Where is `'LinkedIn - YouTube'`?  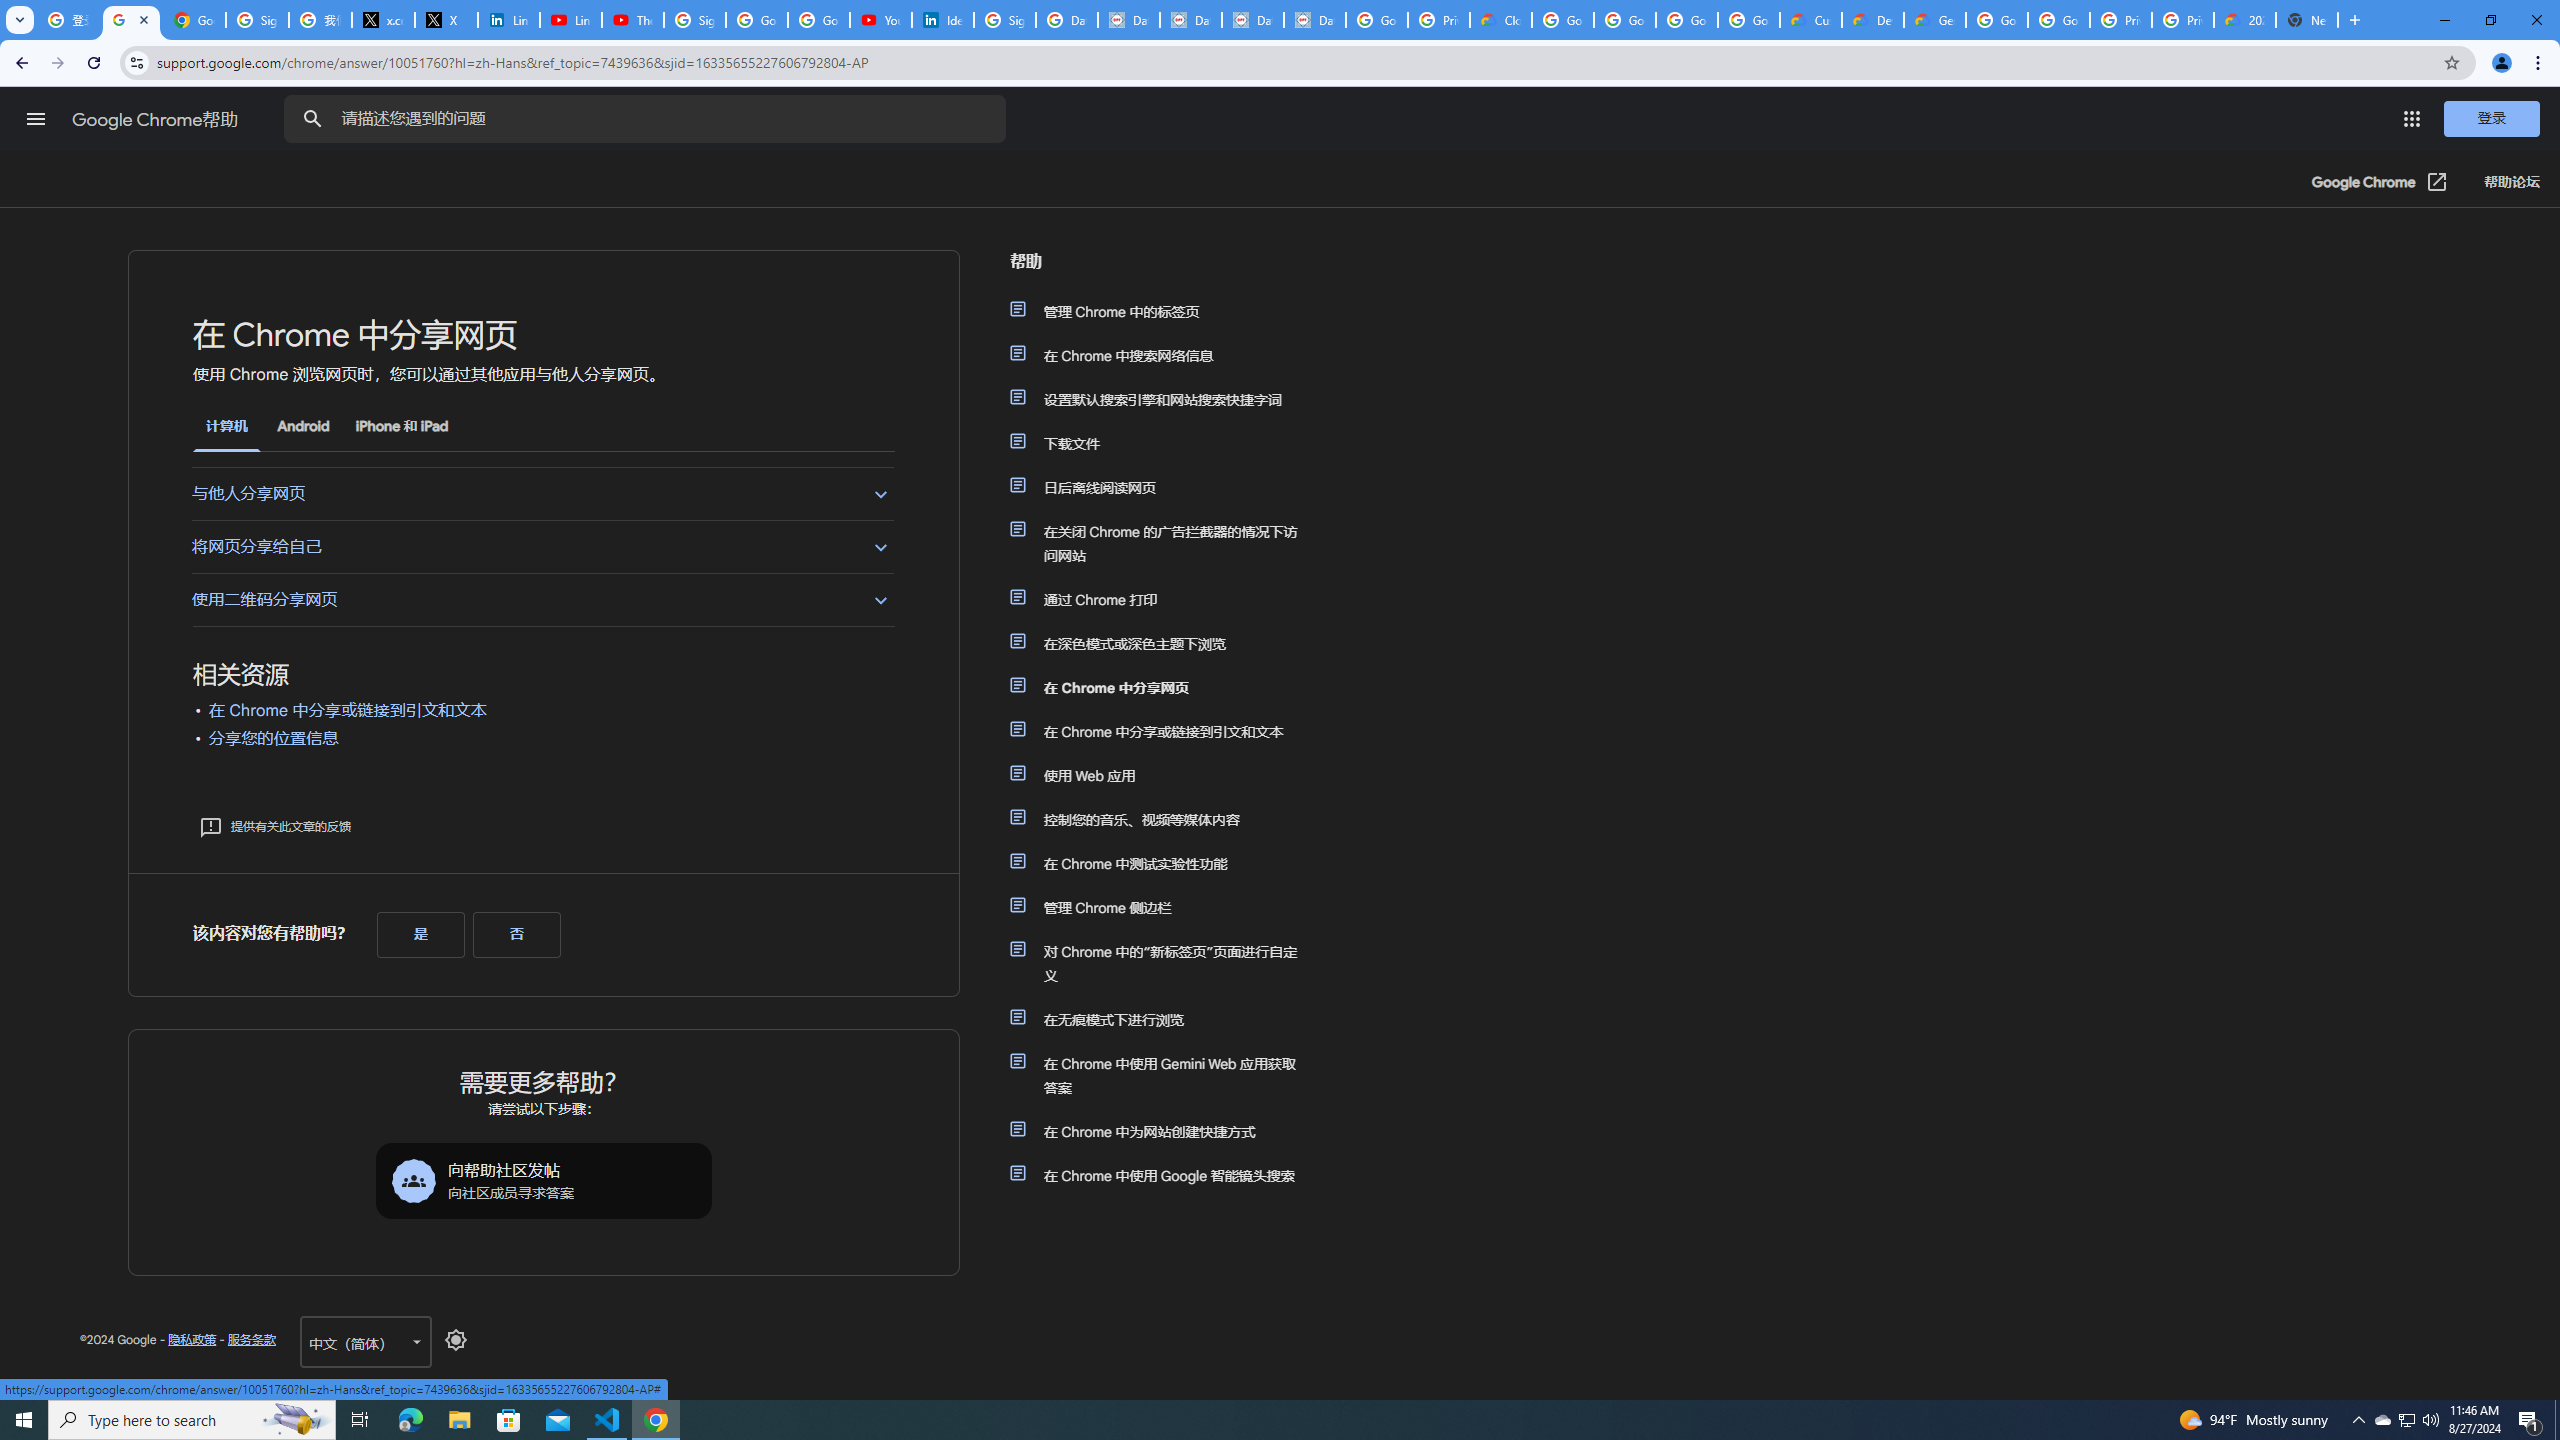 'LinkedIn - YouTube' is located at coordinates (570, 19).